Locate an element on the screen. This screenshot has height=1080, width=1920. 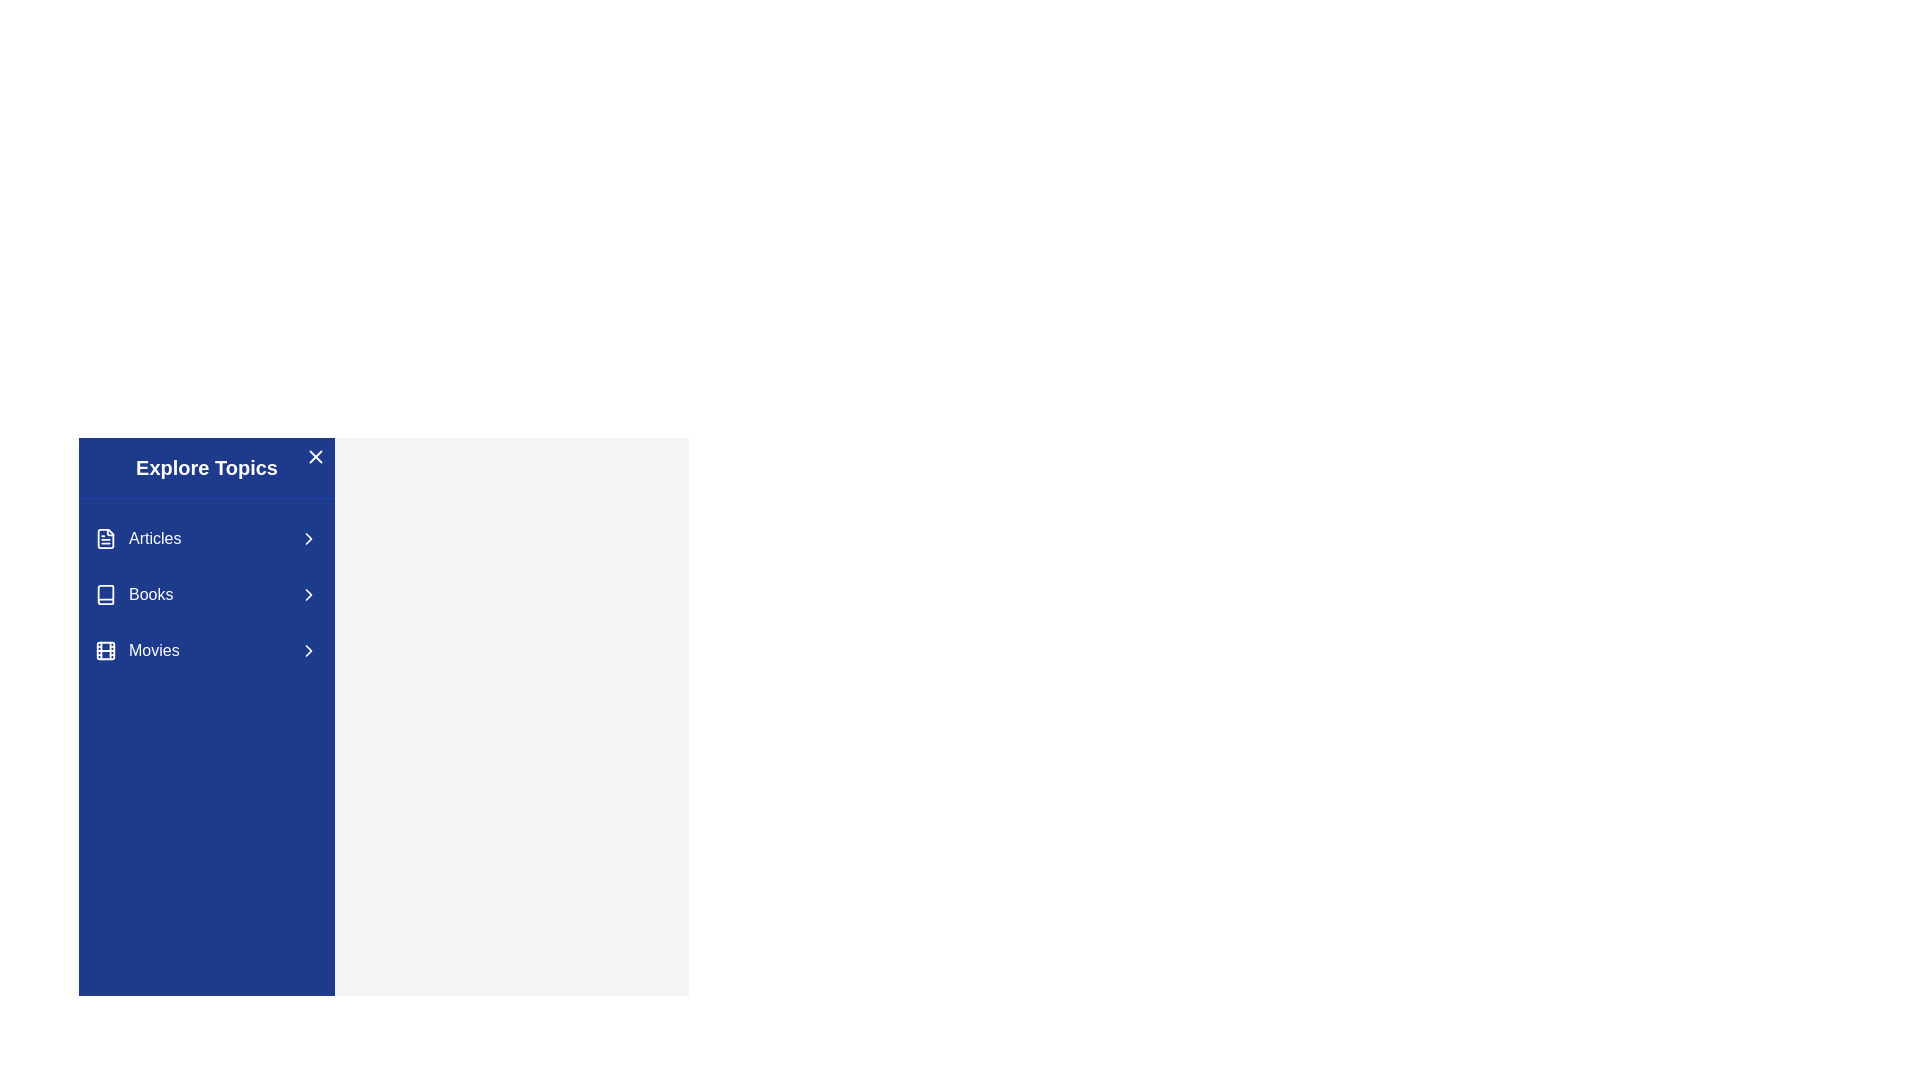
the text label that serves as a header or title for the section, positioned in the top-left corner of a blue sidebar is located at coordinates (206, 467).